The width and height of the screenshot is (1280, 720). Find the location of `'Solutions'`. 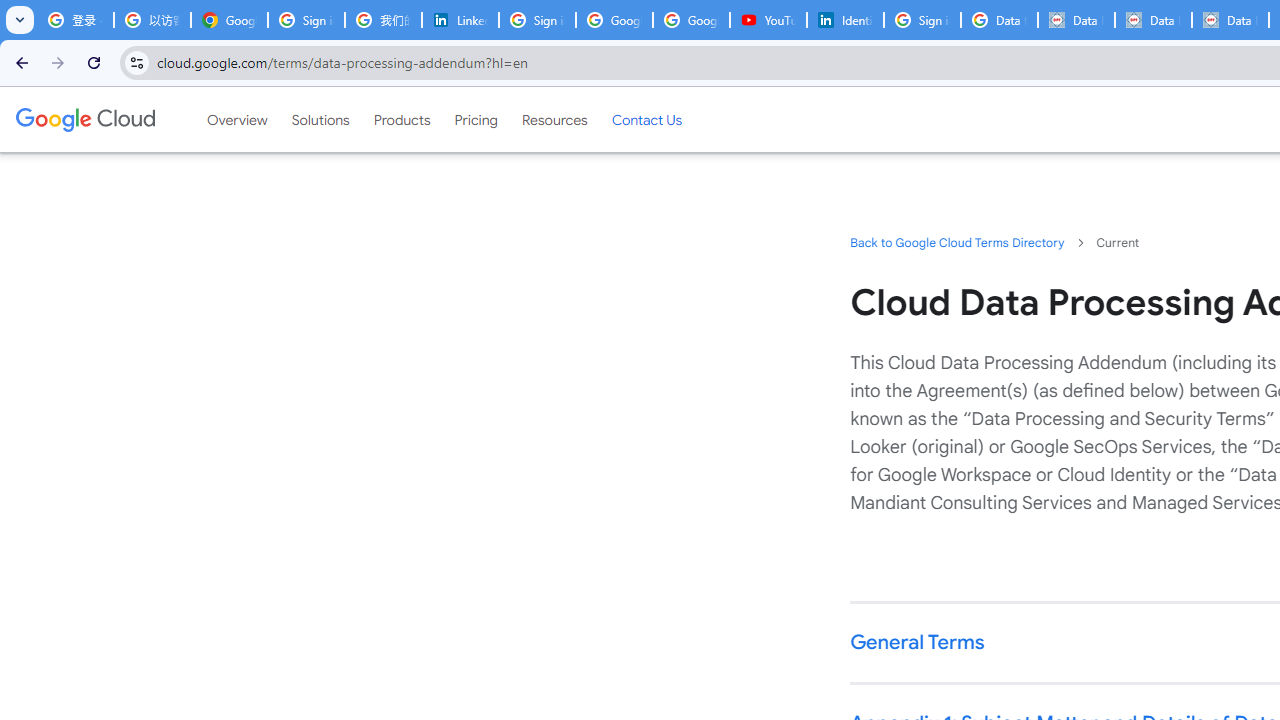

'Solutions' is located at coordinates (320, 119).